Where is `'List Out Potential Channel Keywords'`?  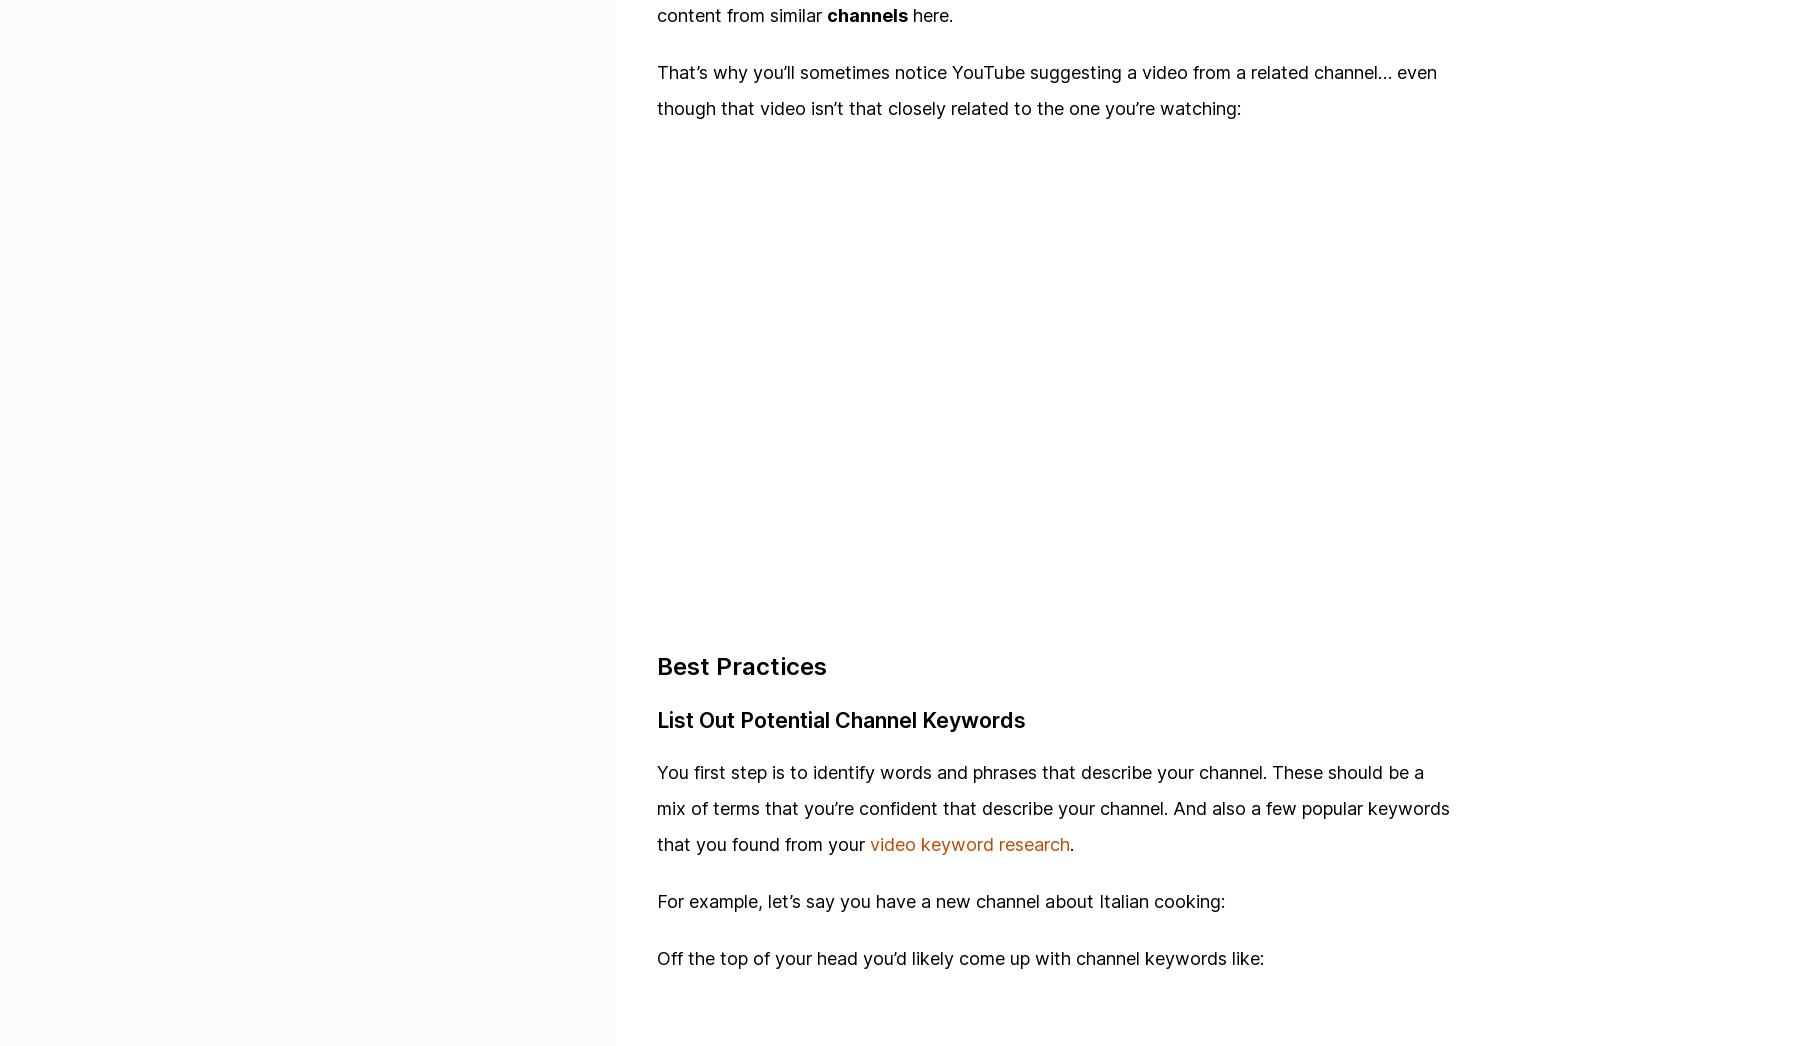 'List Out Potential Channel Keywords' is located at coordinates (841, 719).